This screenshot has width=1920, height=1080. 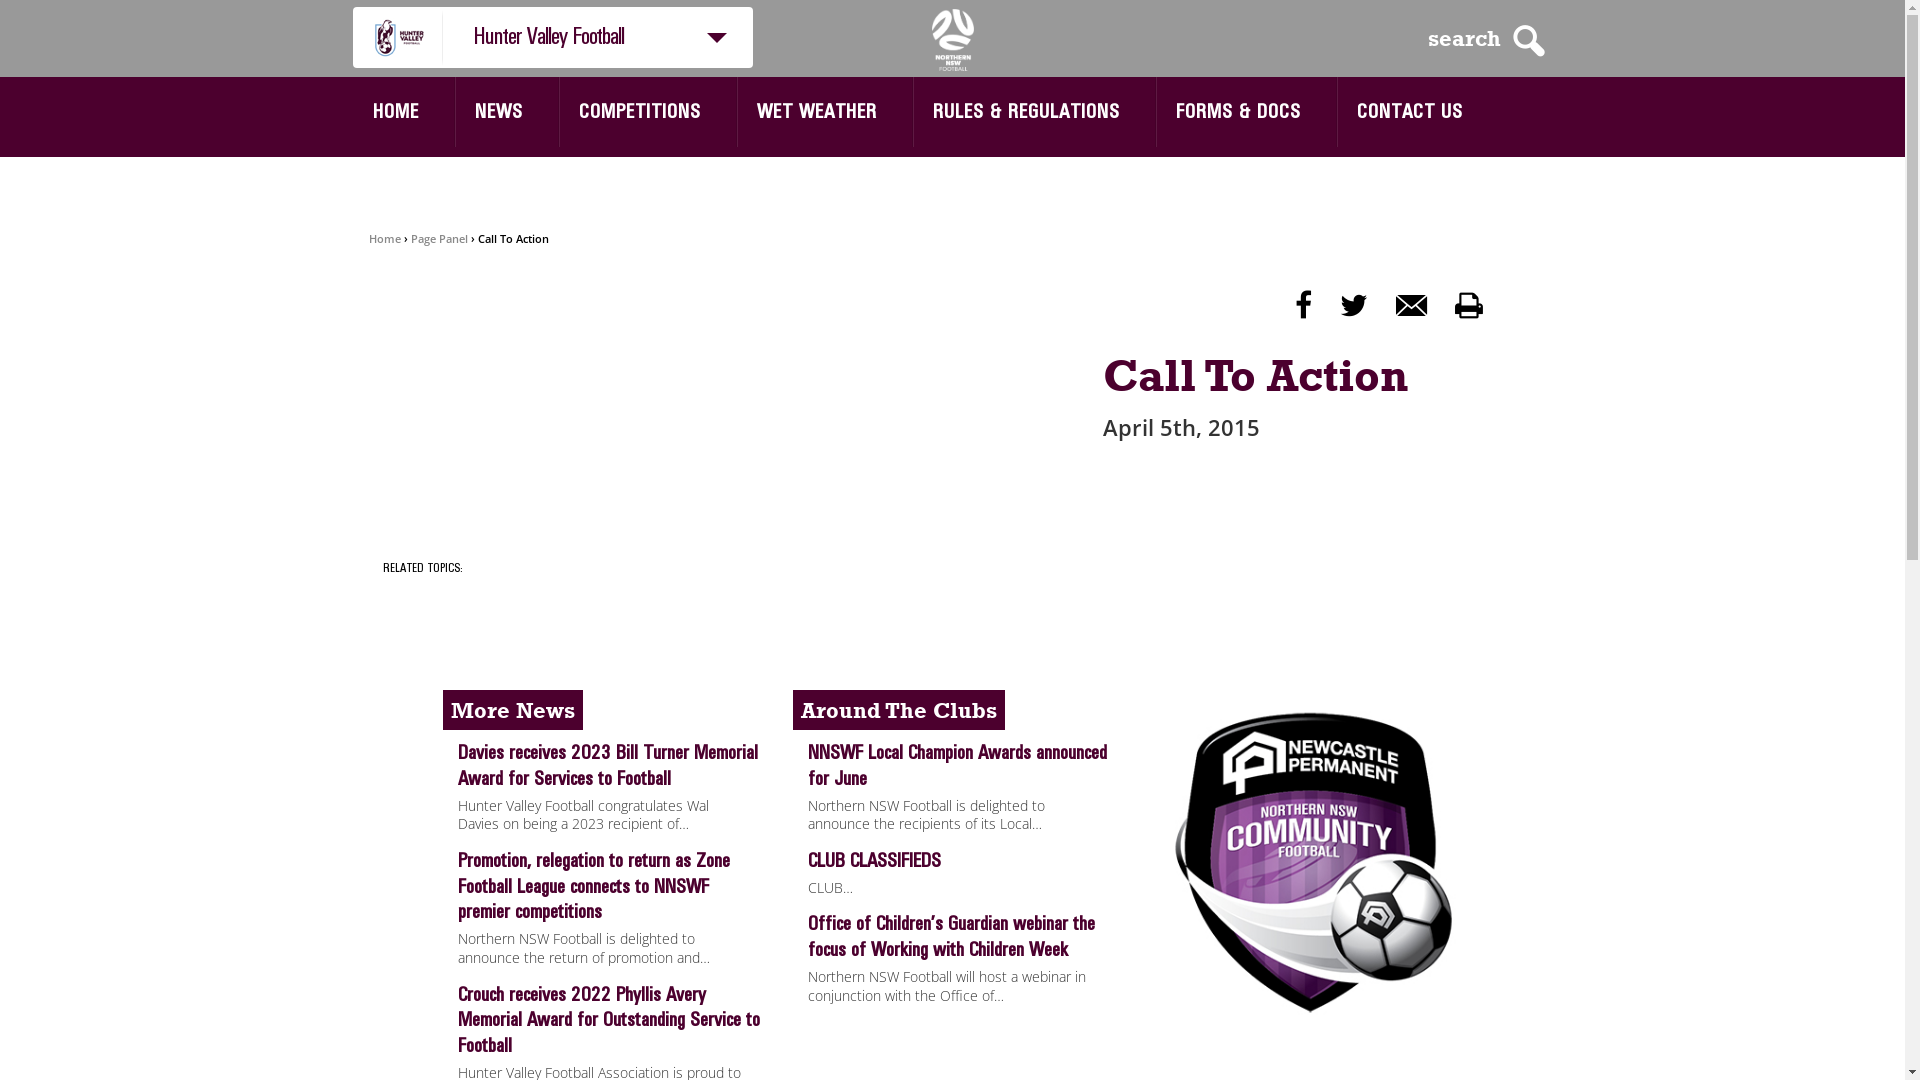 What do you see at coordinates (1025, 111) in the screenshot?
I see `'RULES & REGULATIONS'` at bounding box center [1025, 111].